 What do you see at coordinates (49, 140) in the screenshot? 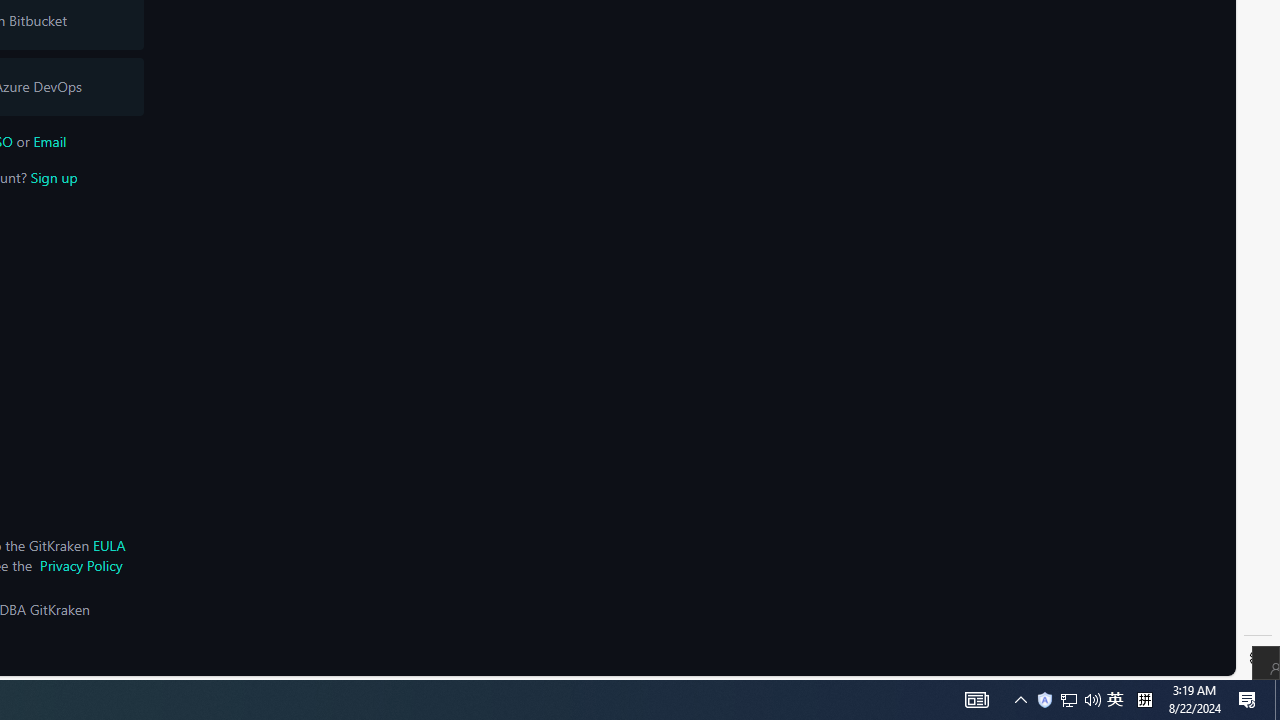
I see `'Email'` at bounding box center [49, 140].